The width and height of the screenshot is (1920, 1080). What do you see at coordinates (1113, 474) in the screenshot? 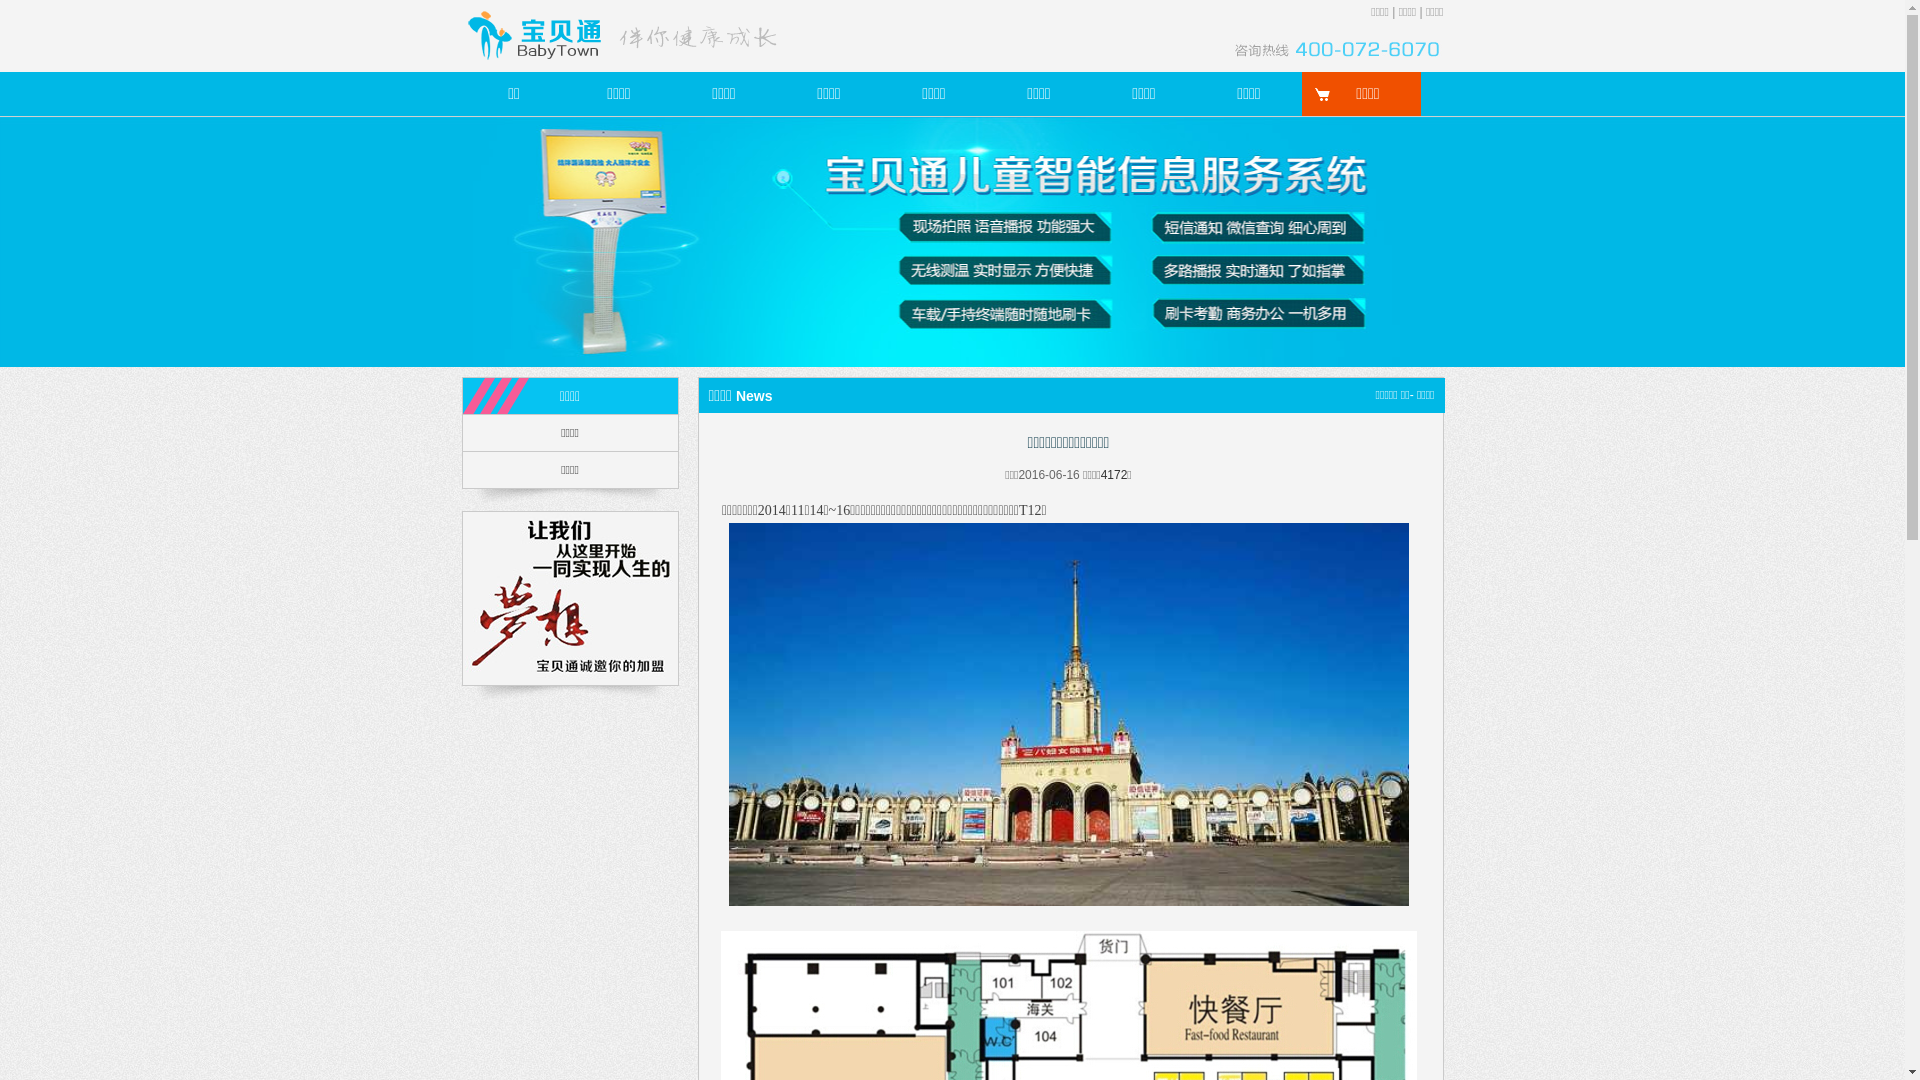
I see `'4172'` at bounding box center [1113, 474].